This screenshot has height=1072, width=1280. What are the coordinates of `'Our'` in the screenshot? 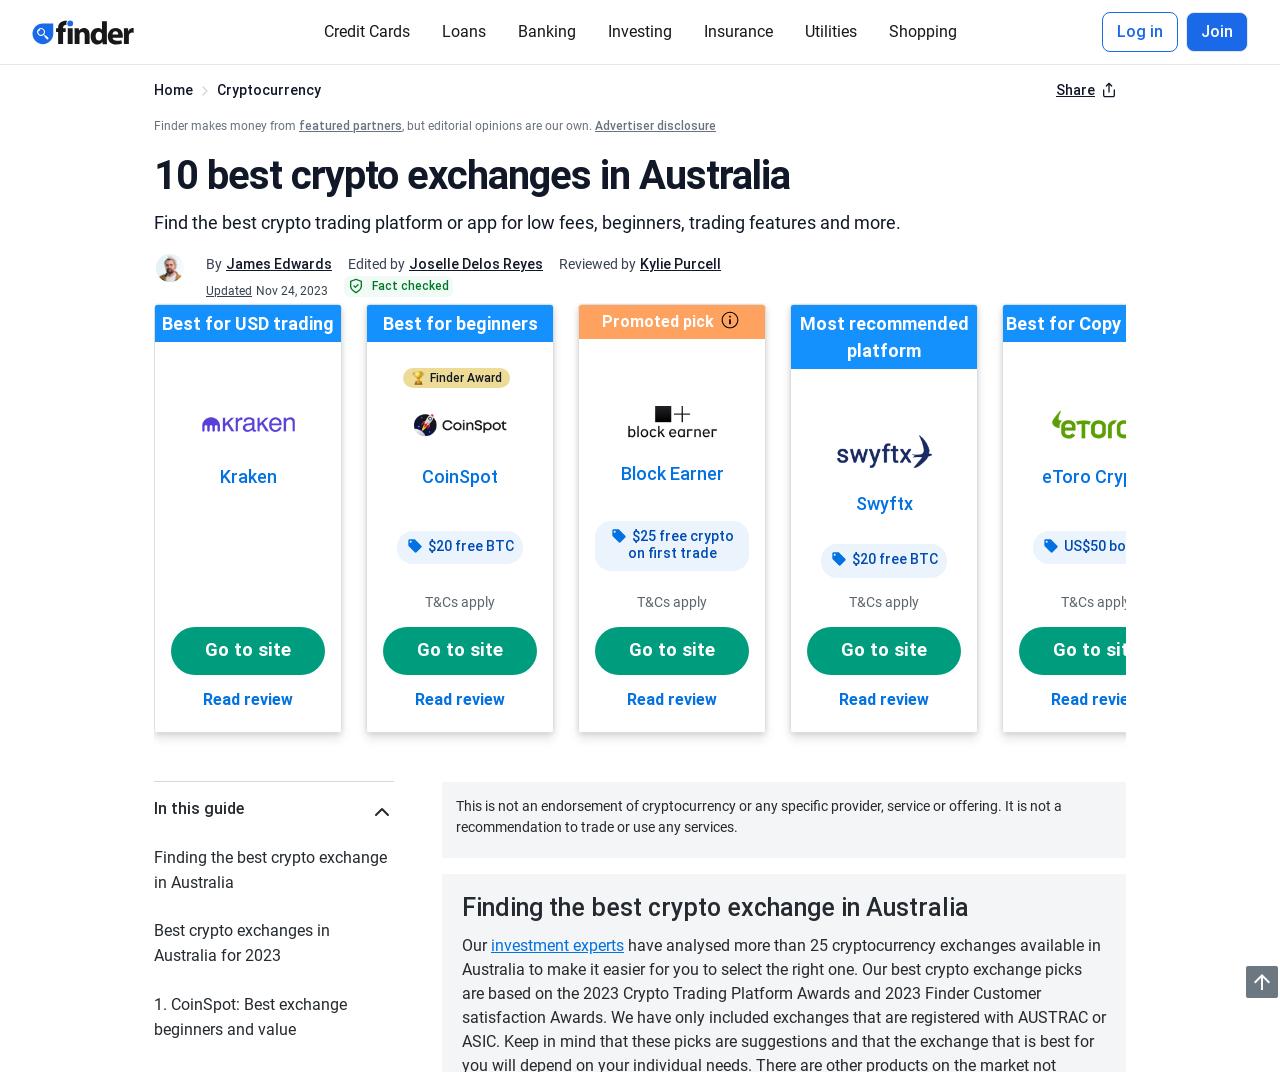 It's located at (460, 944).